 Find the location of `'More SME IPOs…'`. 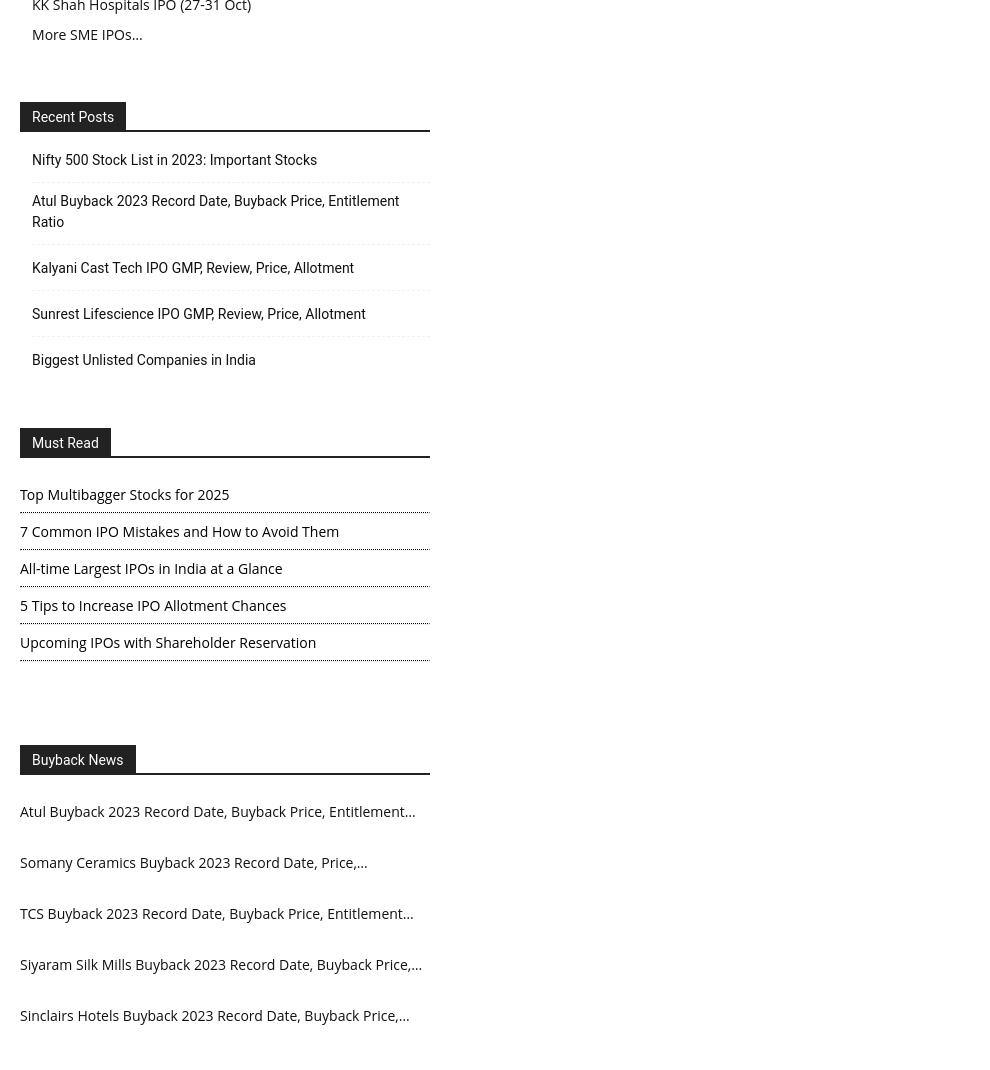

'More SME IPOs…' is located at coordinates (87, 32).